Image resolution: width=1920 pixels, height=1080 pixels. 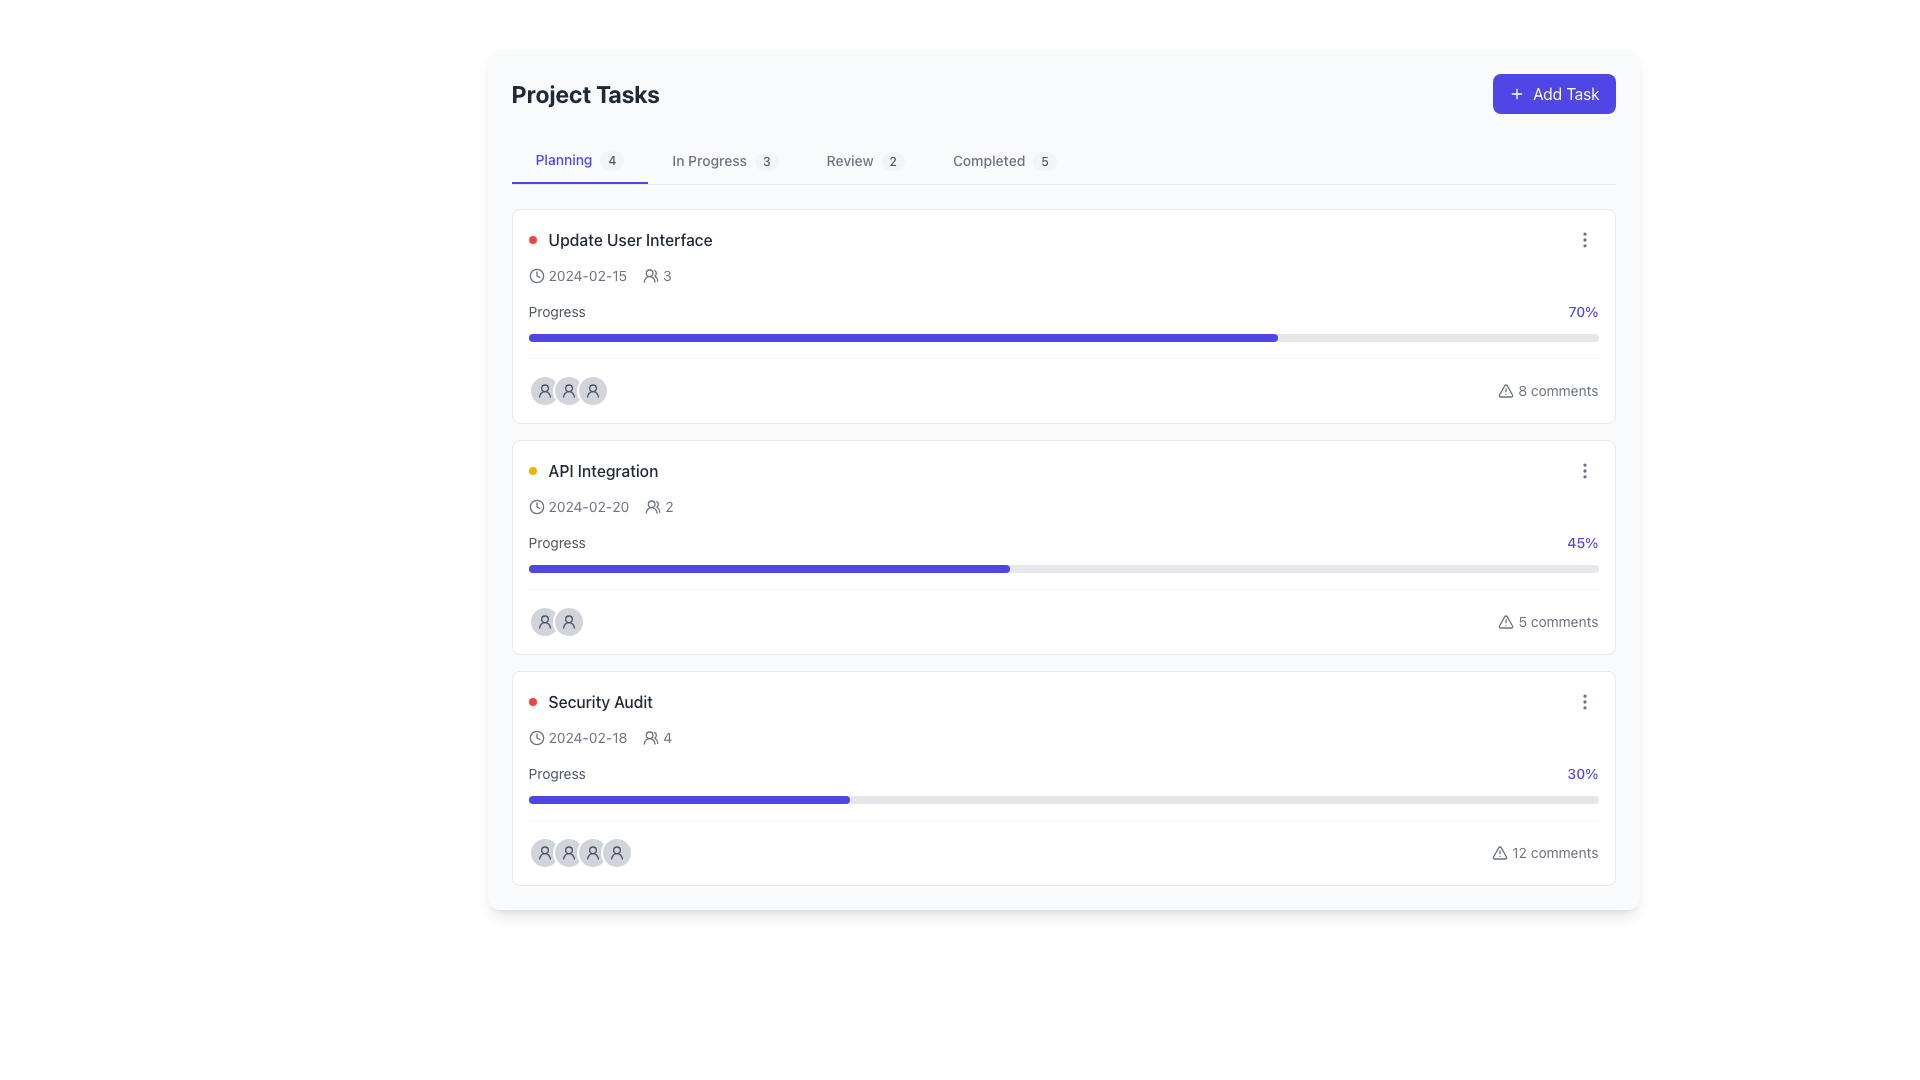 What do you see at coordinates (1062, 569) in the screenshot?
I see `the second progress bar in the 'Progress' section, which visually indicates 45% completion` at bounding box center [1062, 569].